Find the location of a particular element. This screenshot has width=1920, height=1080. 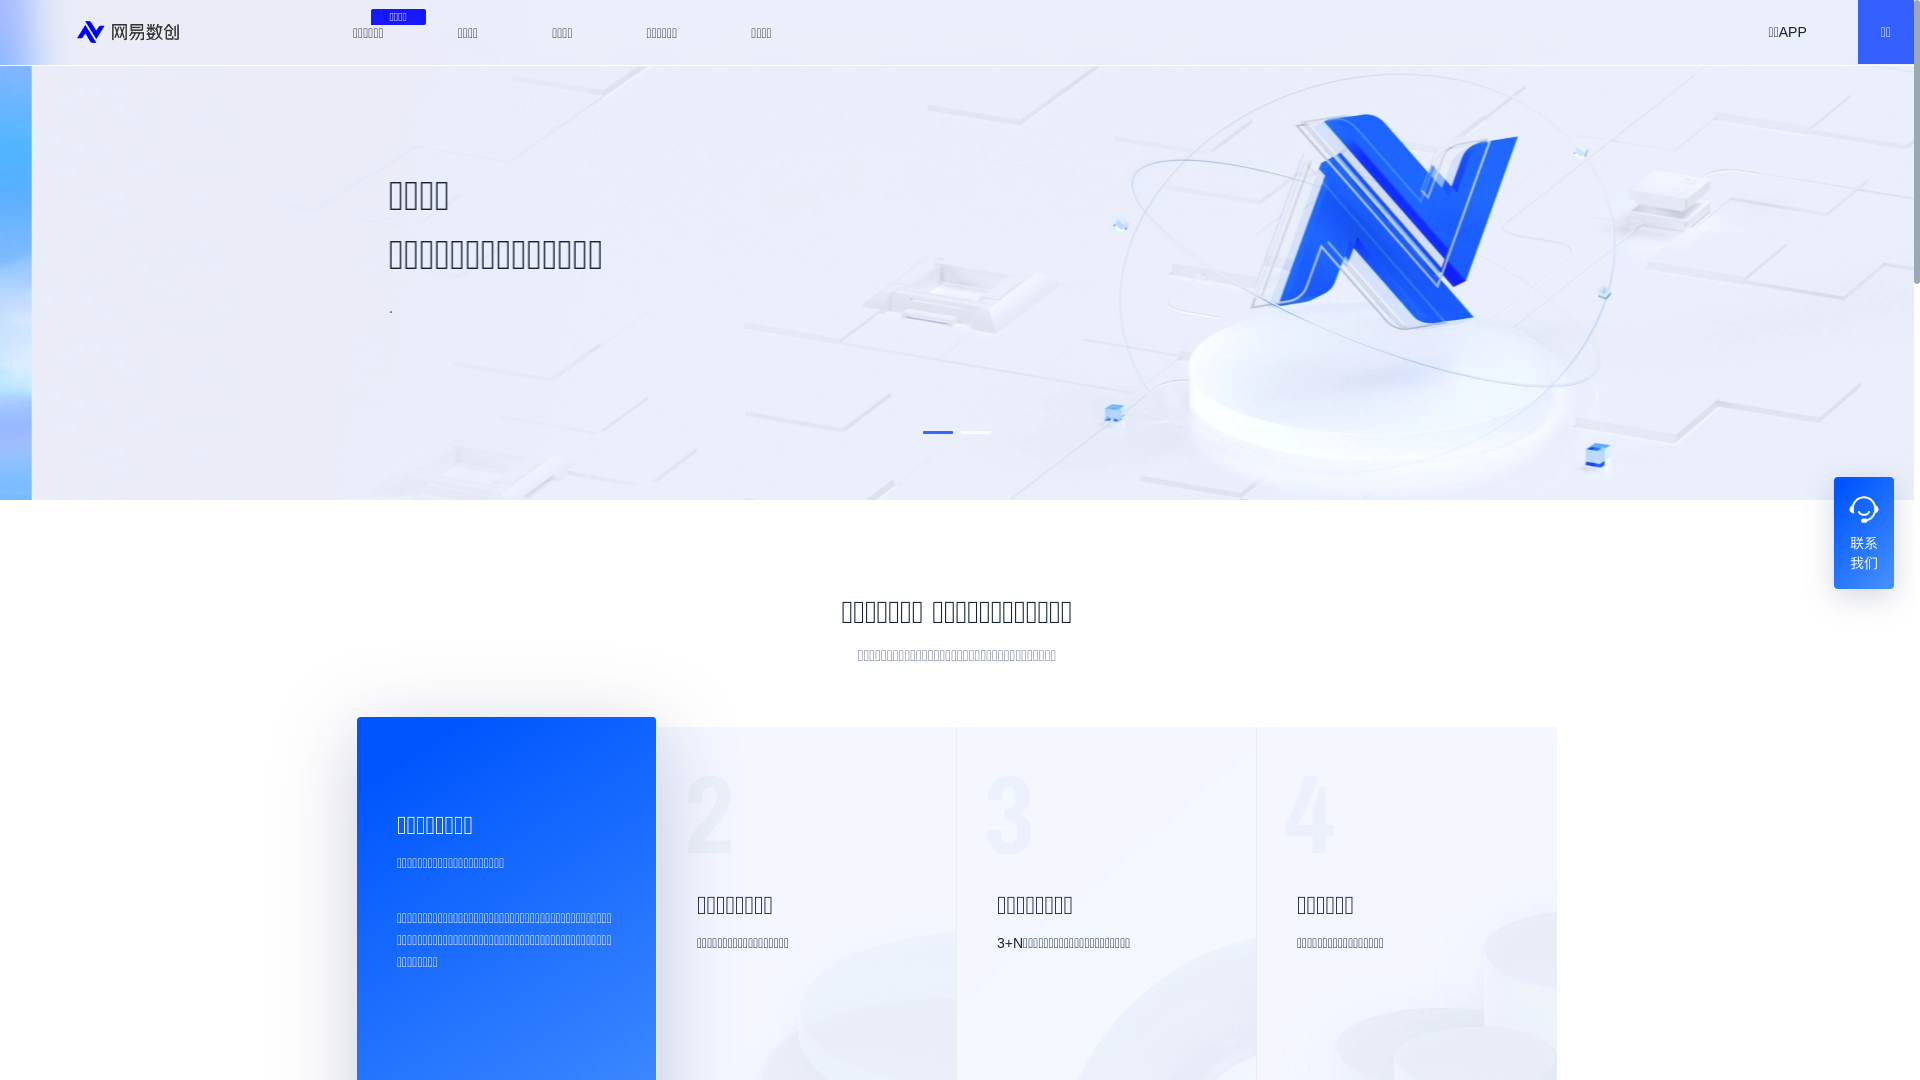

'2' is located at coordinates (960, 431).